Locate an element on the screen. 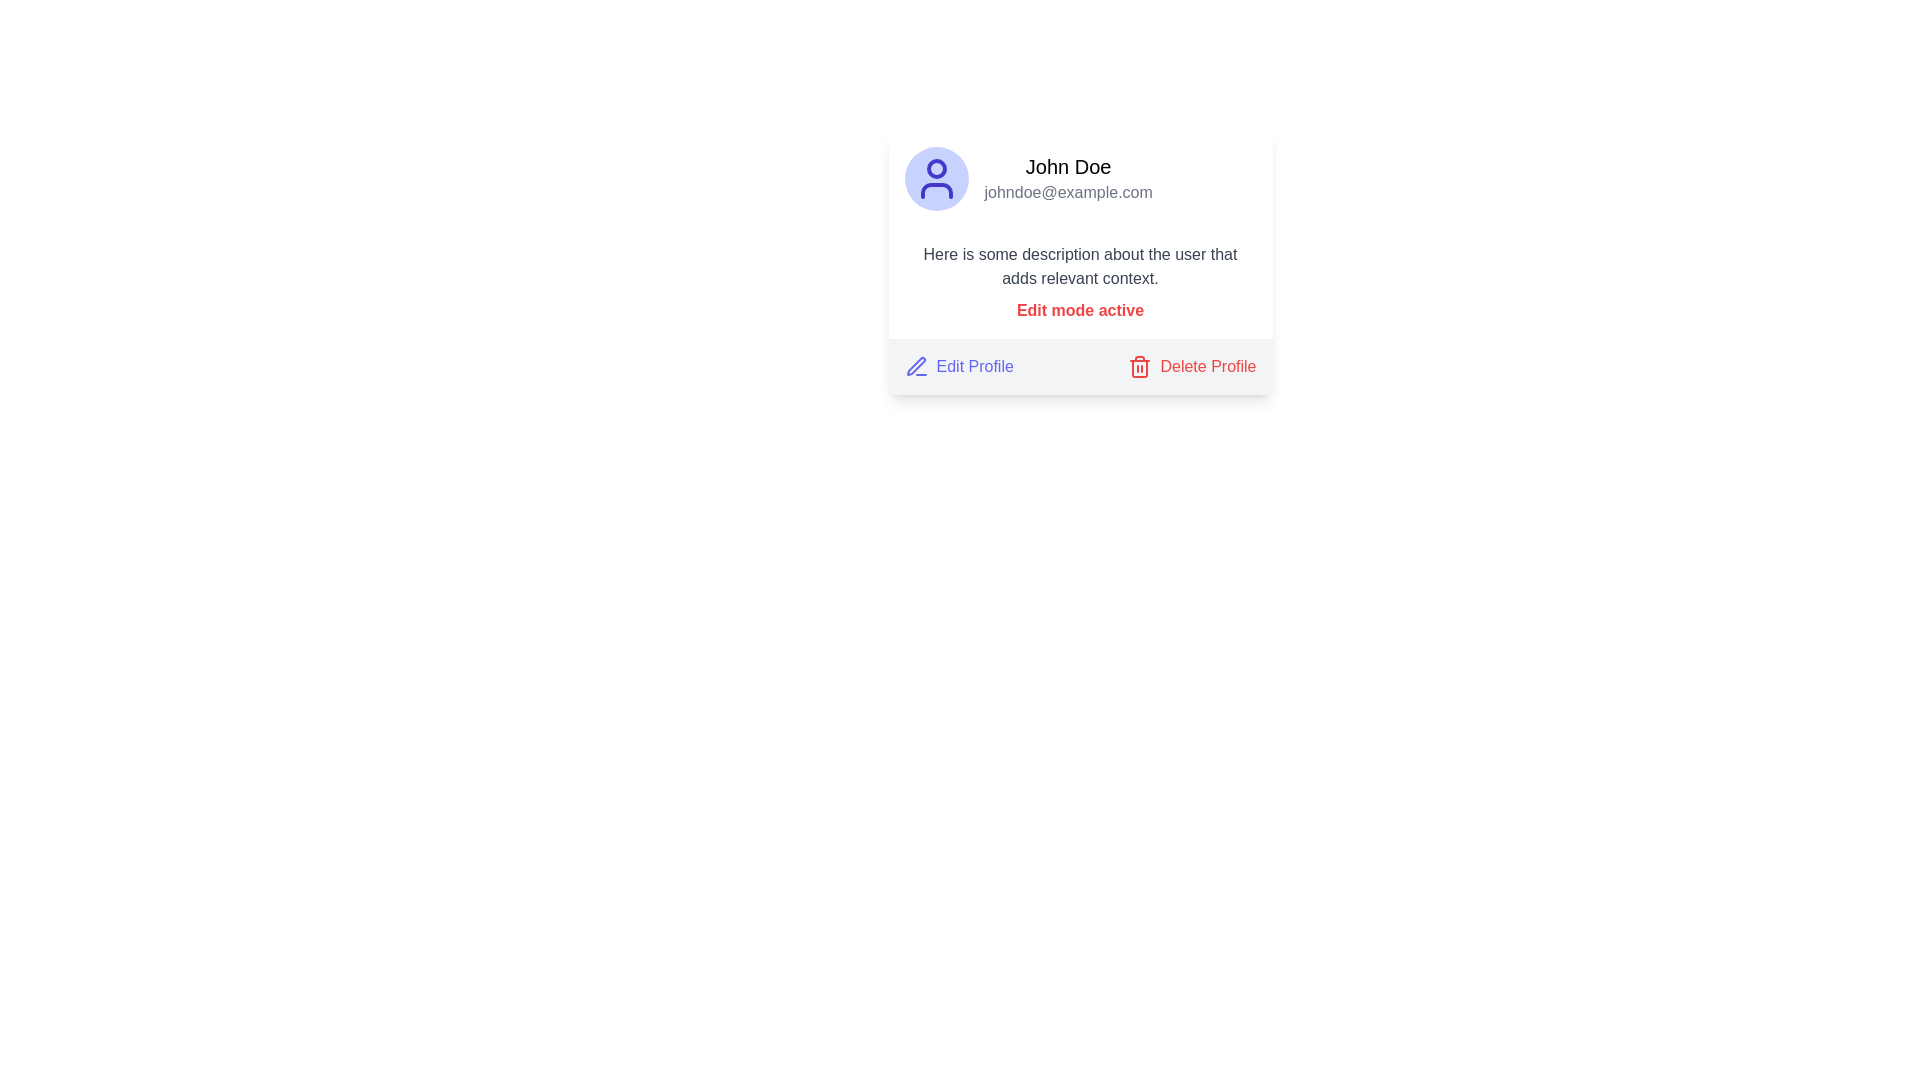 The width and height of the screenshot is (1920, 1080). the static text displaying the email address 'johndoe@example.com', which is styled in gray and located below the 'John Doe' label within the user profile card is located at coordinates (1067, 192).